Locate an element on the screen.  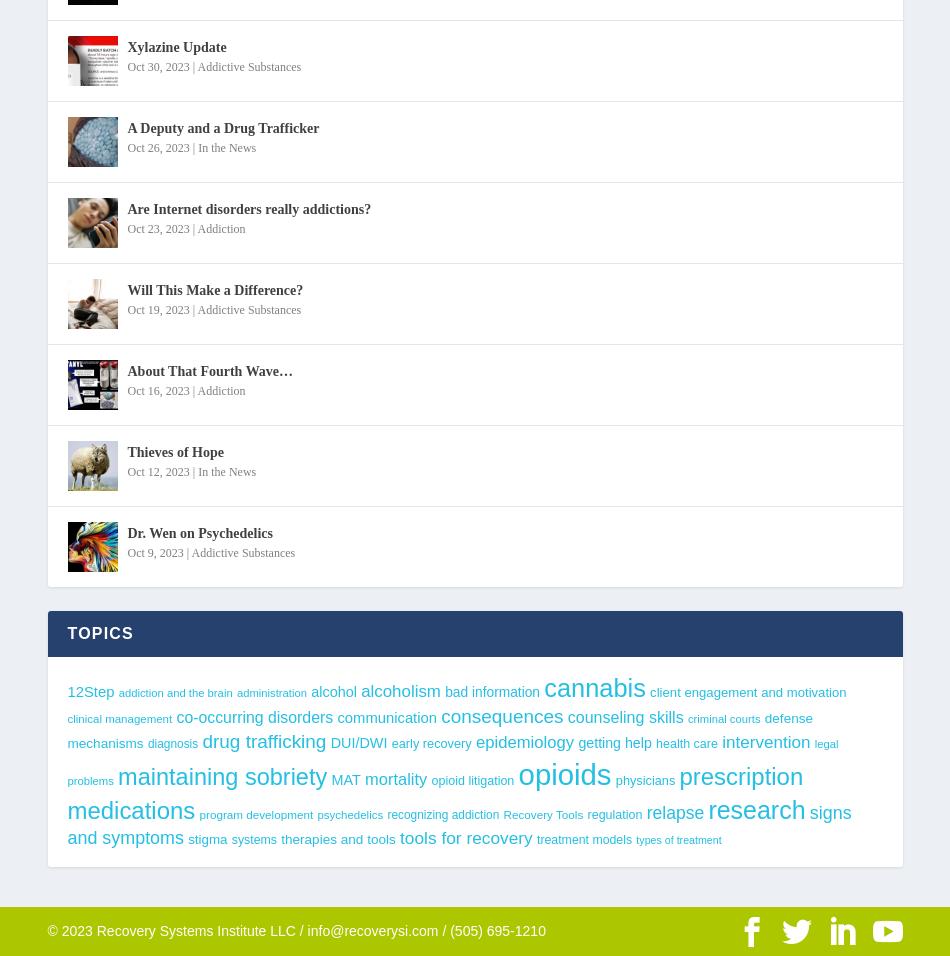
'treatment models' is located at coordinates (535, 840).